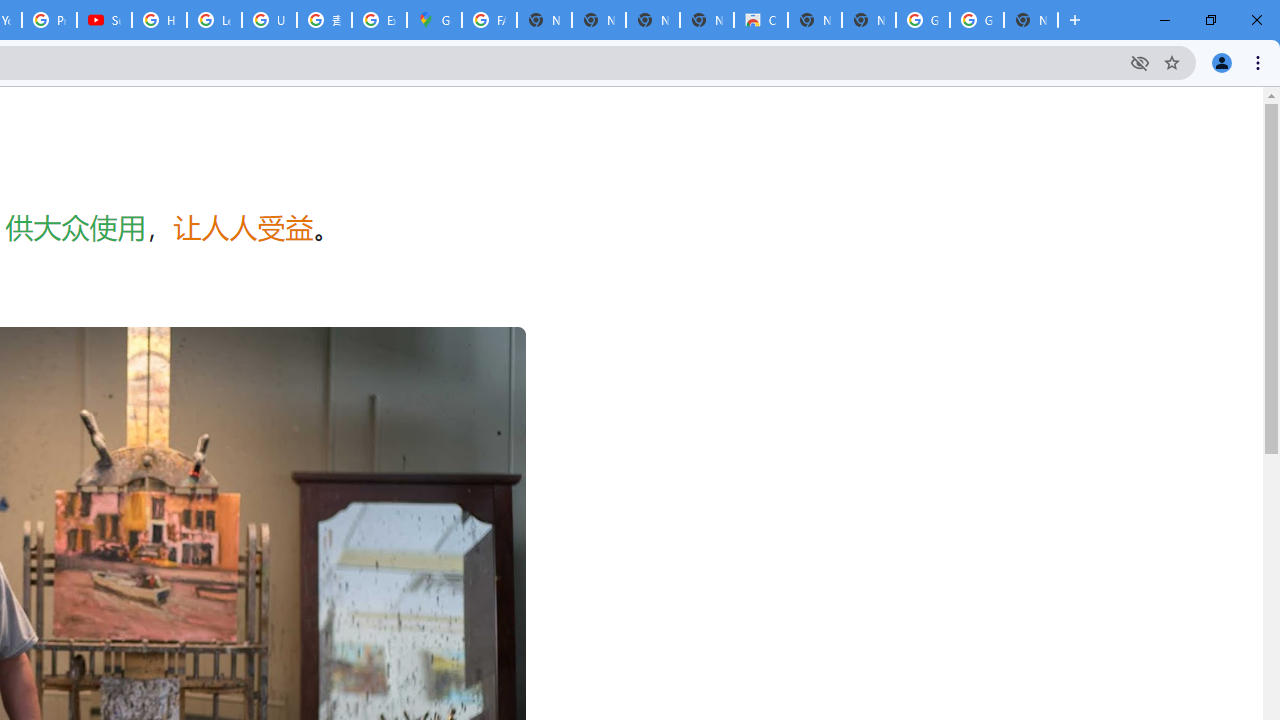  Describe the element at coordinates (433, 20) in the screenshot. I see `'Google Maps'` at that location.